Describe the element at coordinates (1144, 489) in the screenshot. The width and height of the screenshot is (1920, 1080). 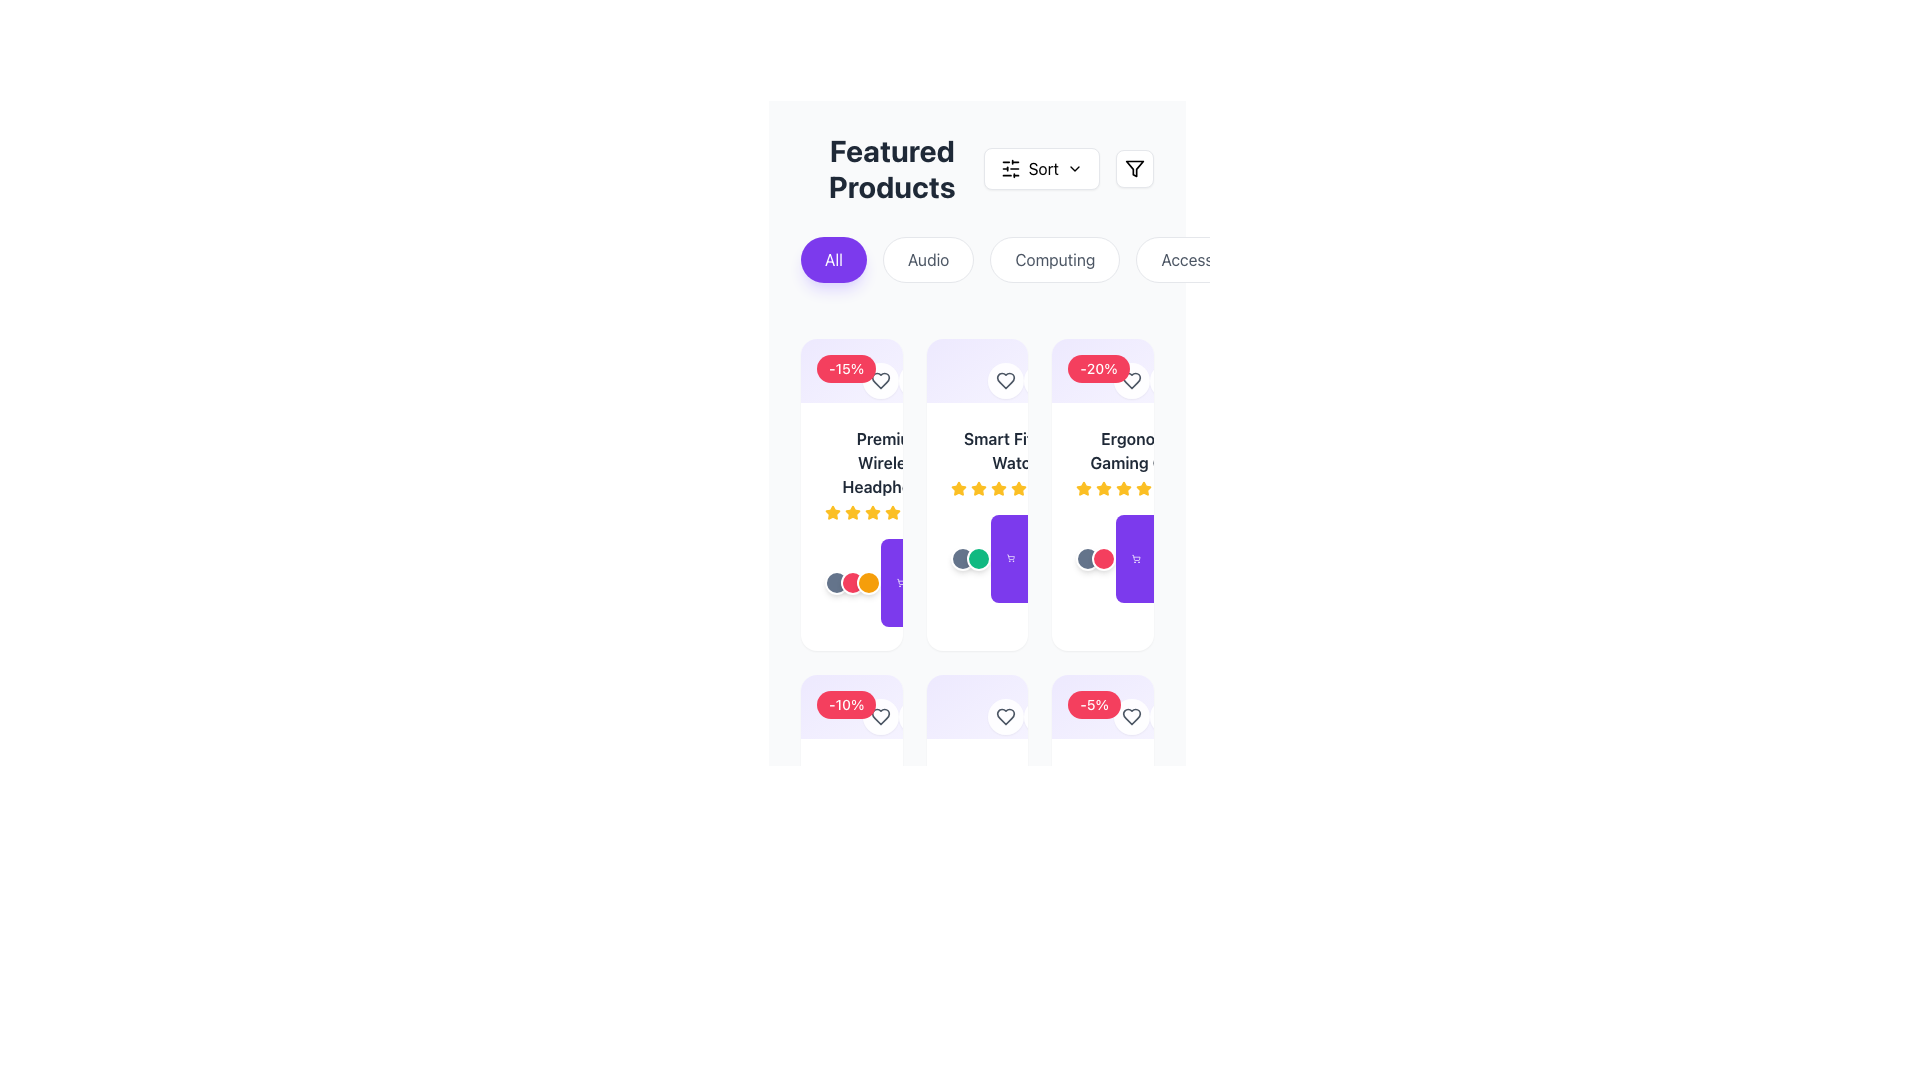
I see `the fifth yellow star icon in the rating component` at that location.